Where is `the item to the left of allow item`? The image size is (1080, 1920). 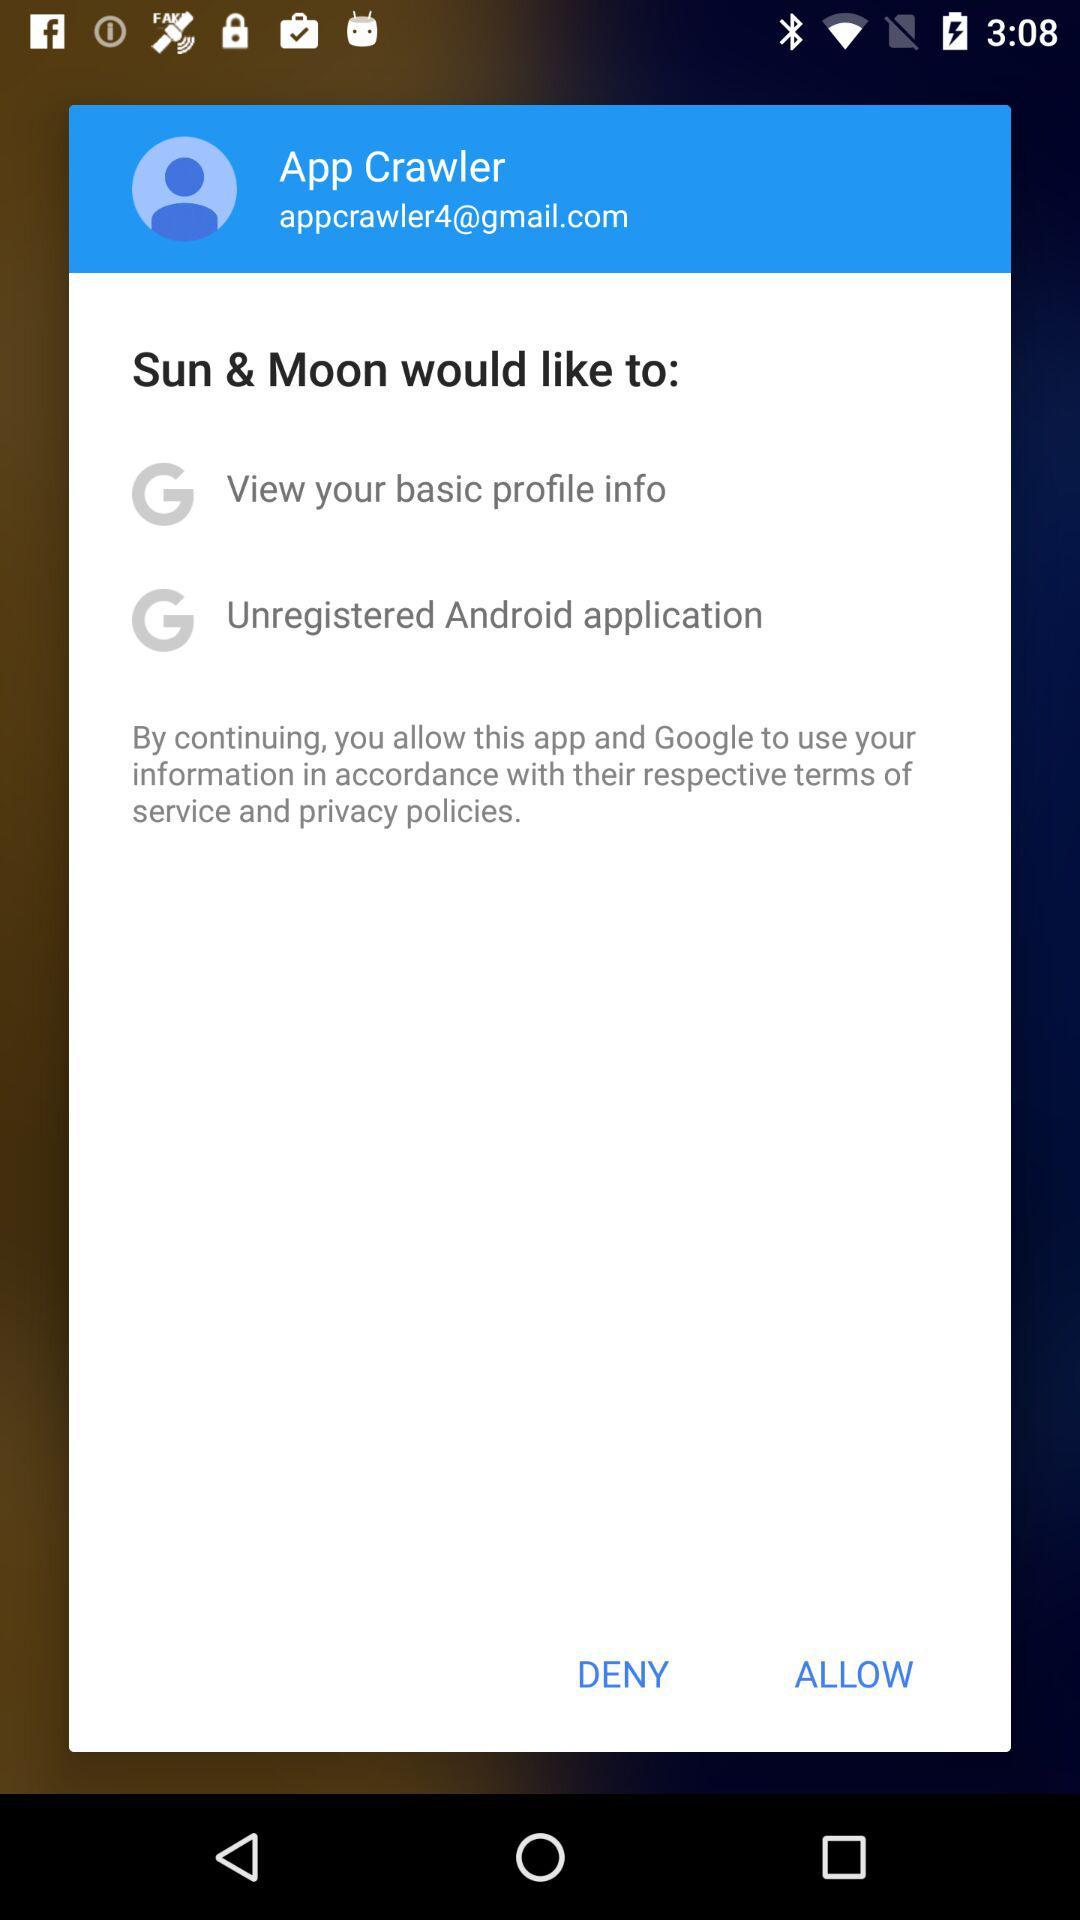
the item to the left of allow item is located at coordinates (621, 1673).